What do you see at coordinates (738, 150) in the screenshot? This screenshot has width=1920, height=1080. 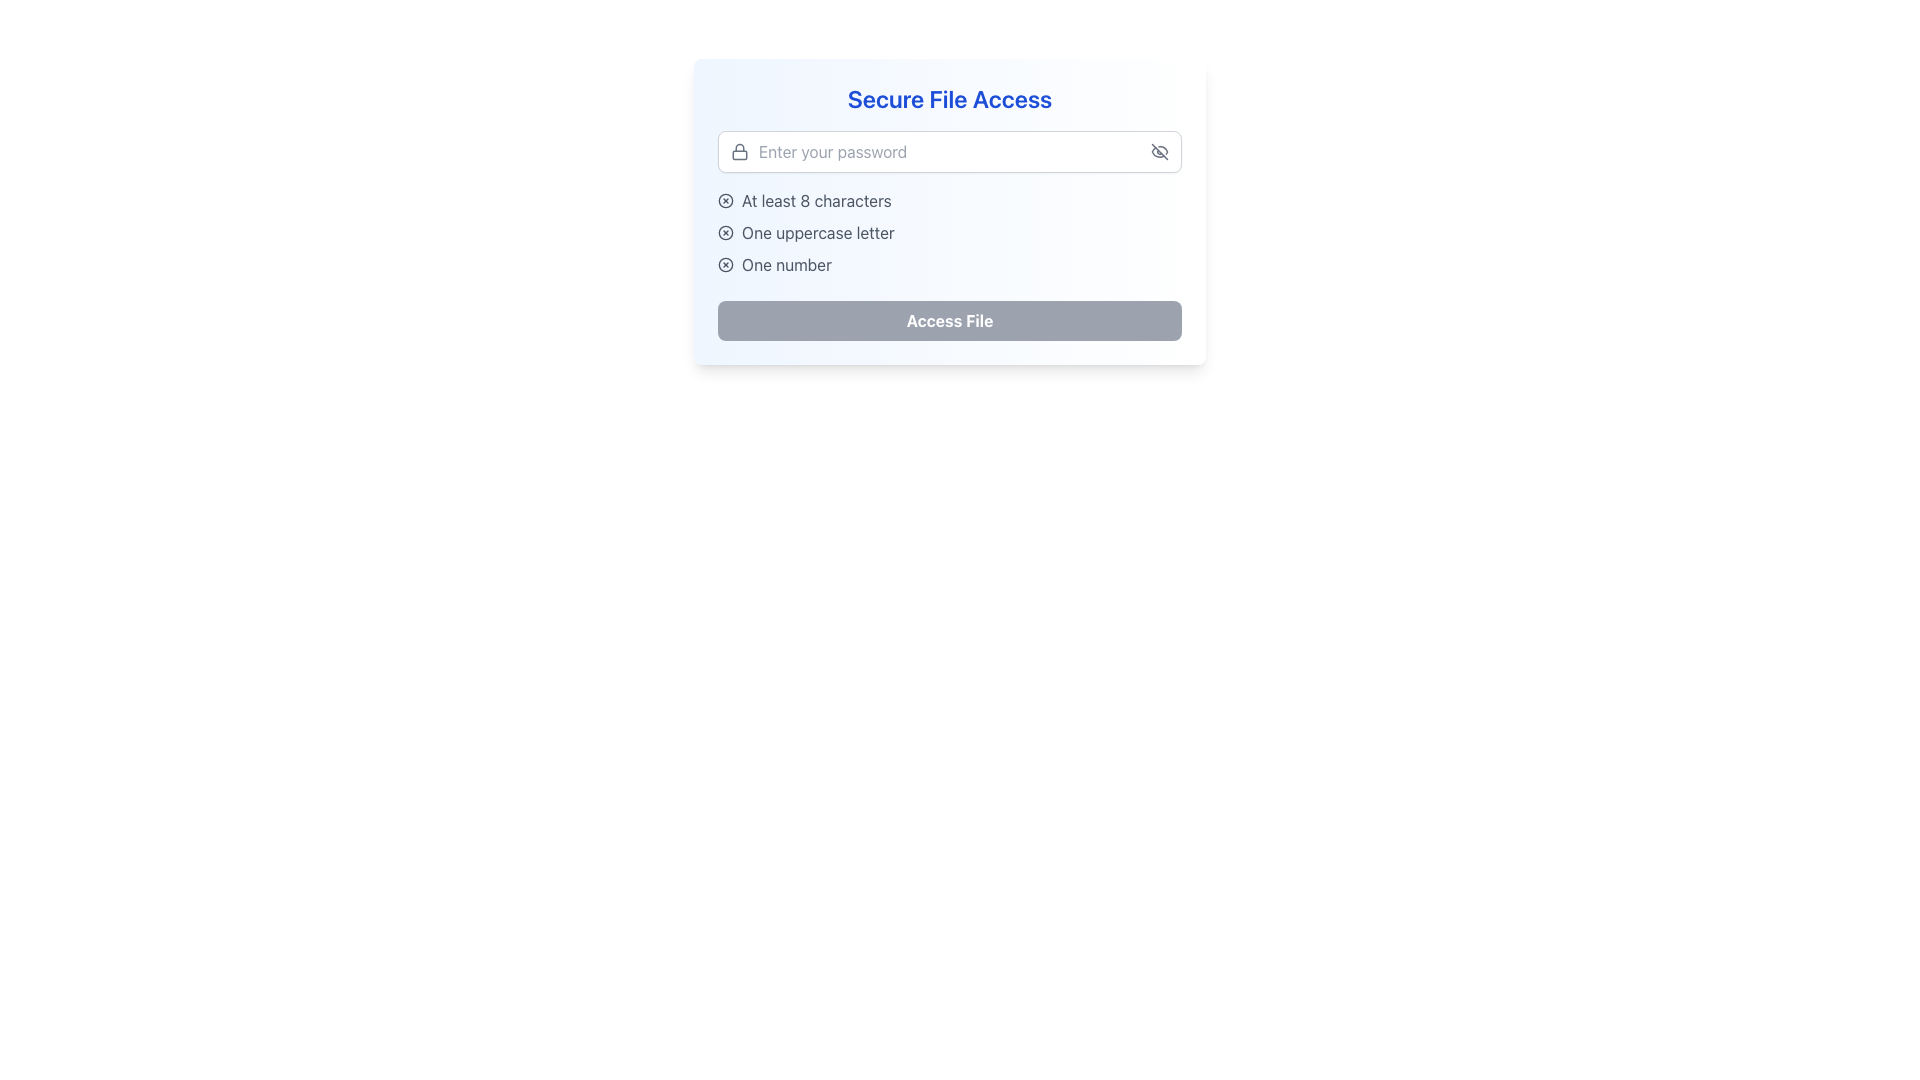 I see `the gray lock icon located to the left inside the password input field, which serves as a decorative feature` at bounding box center [738, 150].